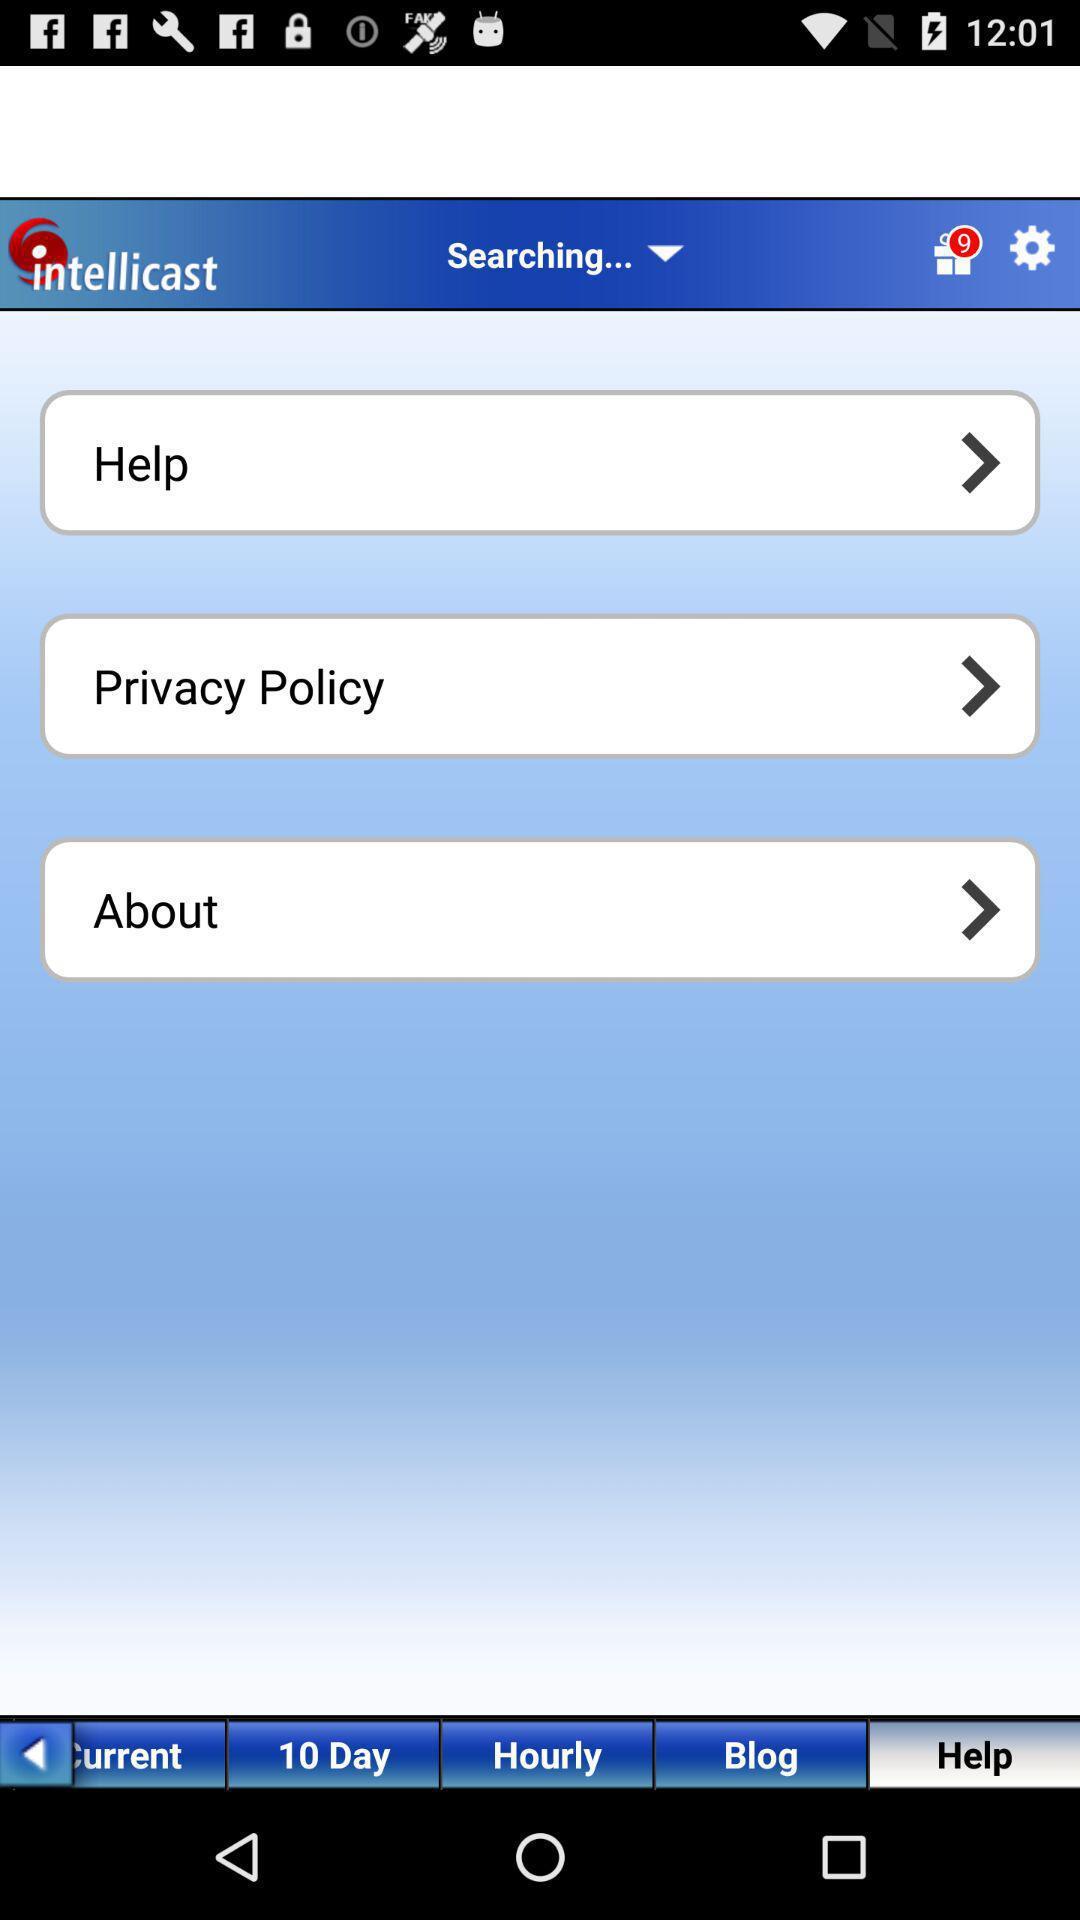  I want to click on the settings icon, so click(1032, 264).